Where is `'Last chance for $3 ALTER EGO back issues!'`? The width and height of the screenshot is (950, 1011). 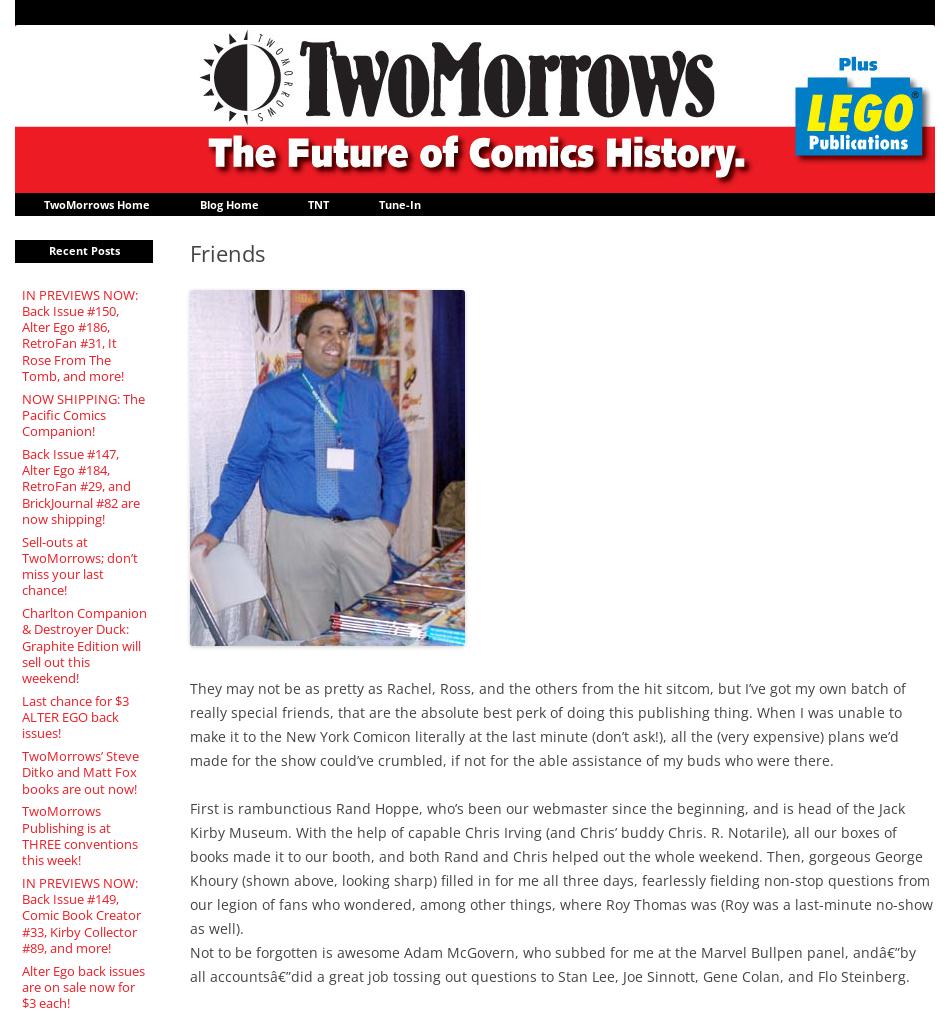 'Last chance for $3 ALTER EGO back issues!' is located at coordinates (74, 715).